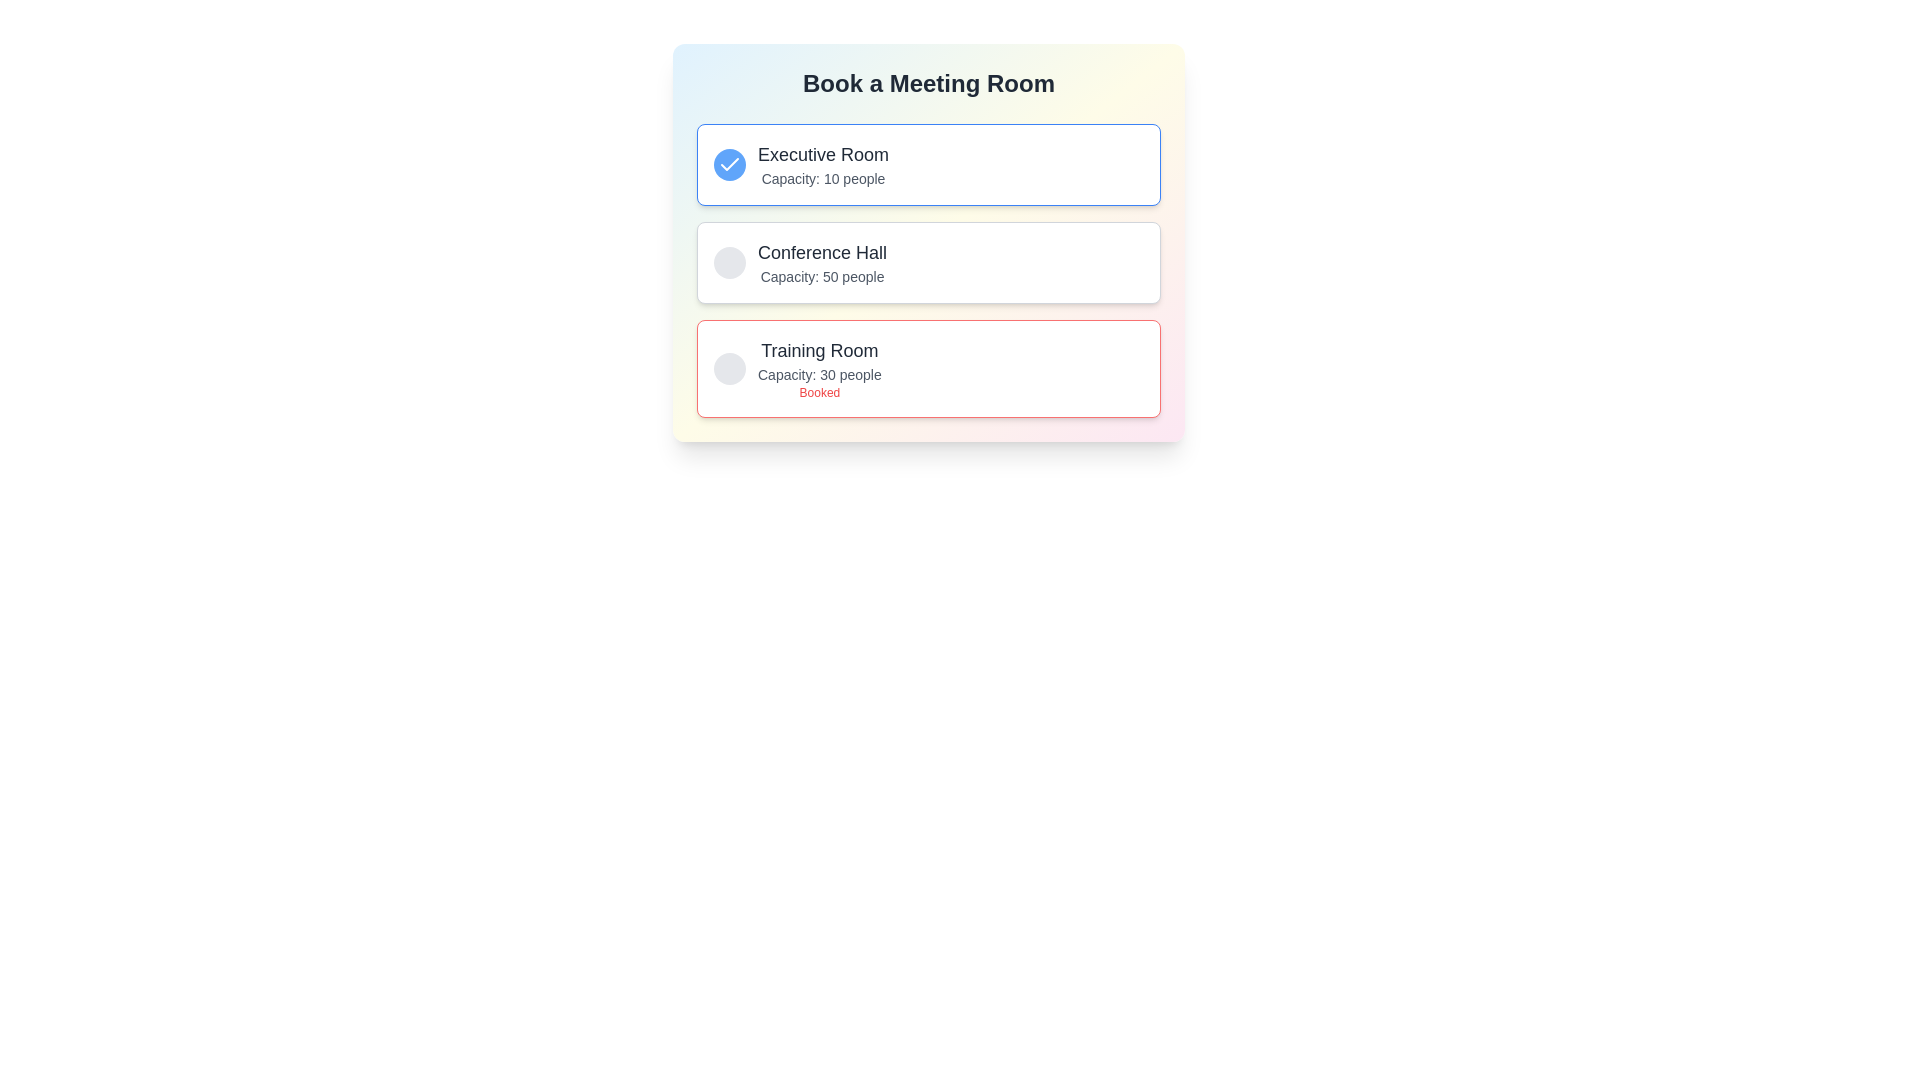 The width and height of the screenshot is (1920, 1080). What do you see at coordinates (928, 83) in the screenshot?
I see `the text label at the top of the card that indicates the section's purpose, situated above the list of items (Executive Room, Conference Hall, and Training Room)` at bounding box center [928, 83].